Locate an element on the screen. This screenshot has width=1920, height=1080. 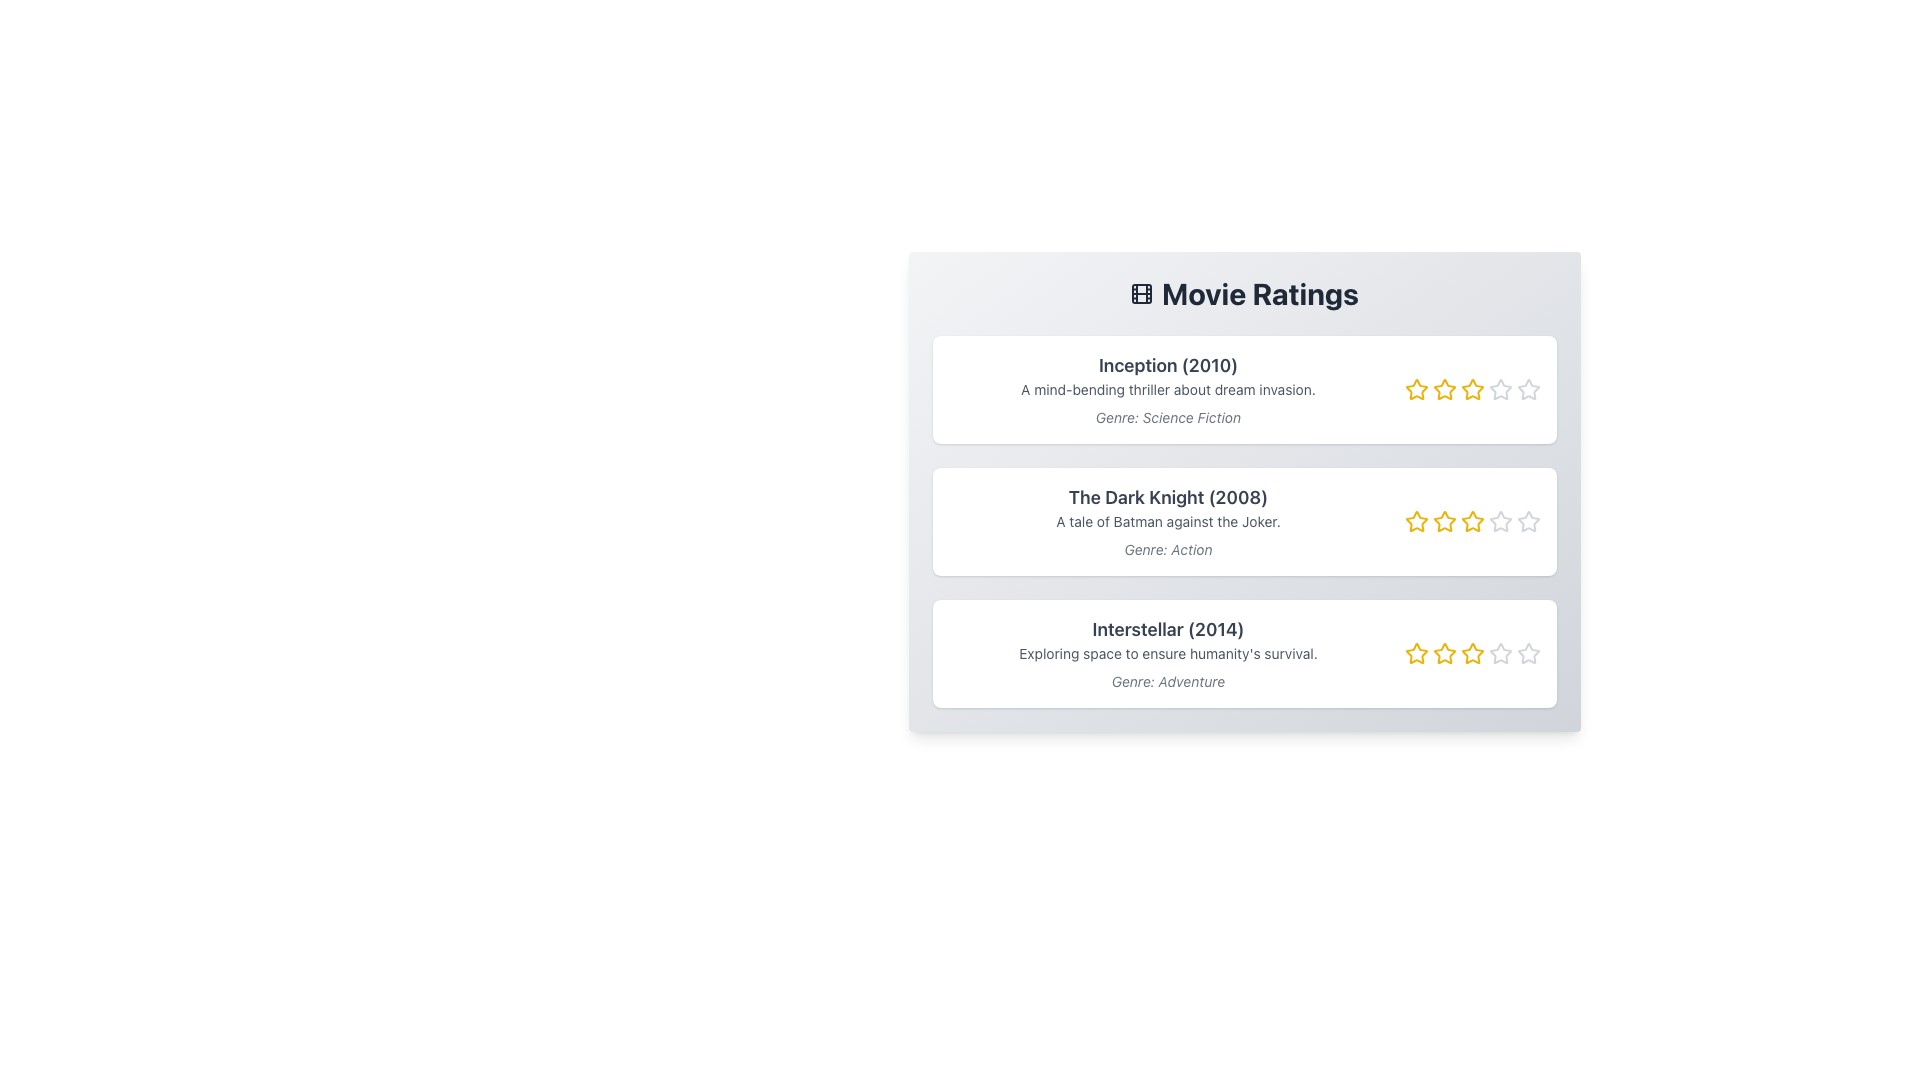
the fifth star icon in the rating component for 'Interstellar (2014)' is located at coordinates (1527, 654).